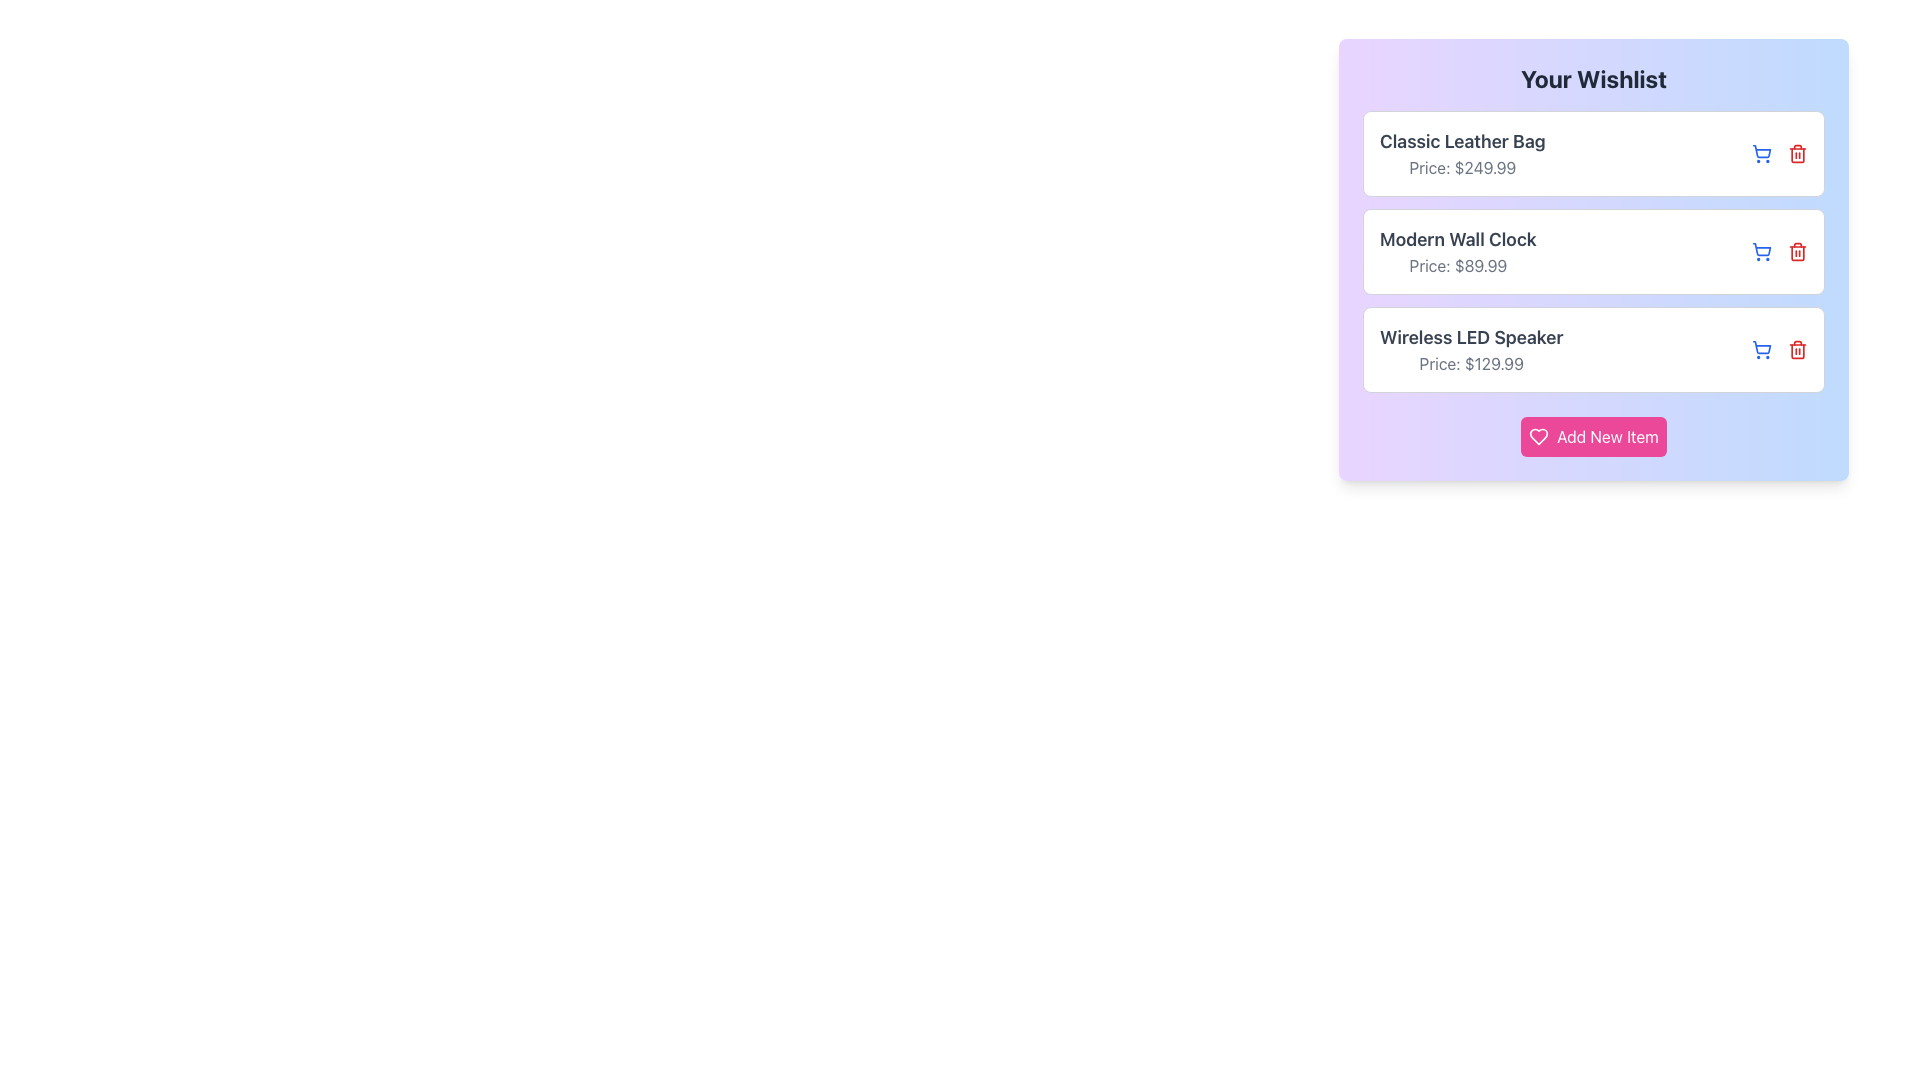 The height and width of the screenshot is (1080, 1920). Describe the element at coordinates (1471, 363) in the screenshot. I see `text label that informs the user about the price of the 'Wireless LED Speaker' in the wishlist, located below the title and above the icons for cart and delete` at that location.